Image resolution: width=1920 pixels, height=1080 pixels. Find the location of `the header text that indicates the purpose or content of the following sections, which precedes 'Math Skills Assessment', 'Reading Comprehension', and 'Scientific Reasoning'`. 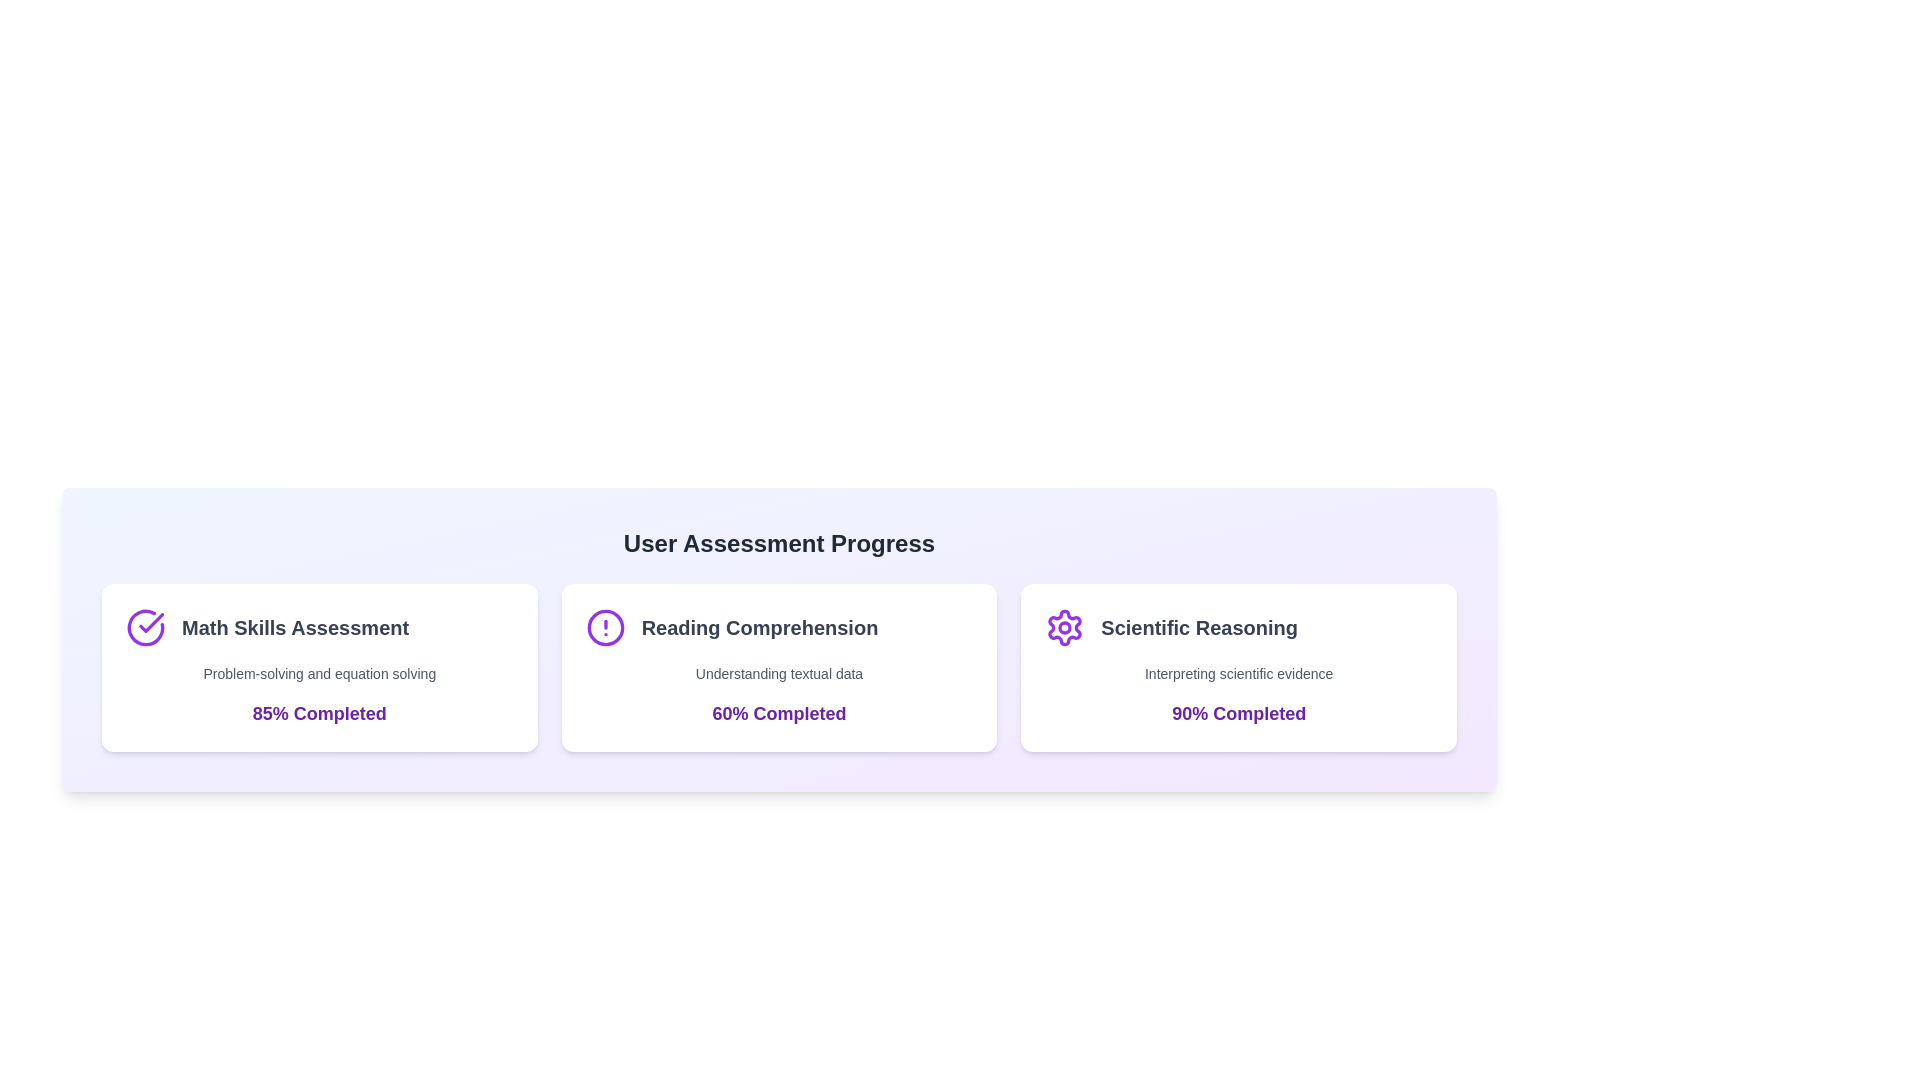

the header text that indicates the purpose or content of the following sections, which precedes 'Math Skills Assessment', 'Reading Comprehension', and 'Scientific Reasoning' is located at coordinates (778, 543).